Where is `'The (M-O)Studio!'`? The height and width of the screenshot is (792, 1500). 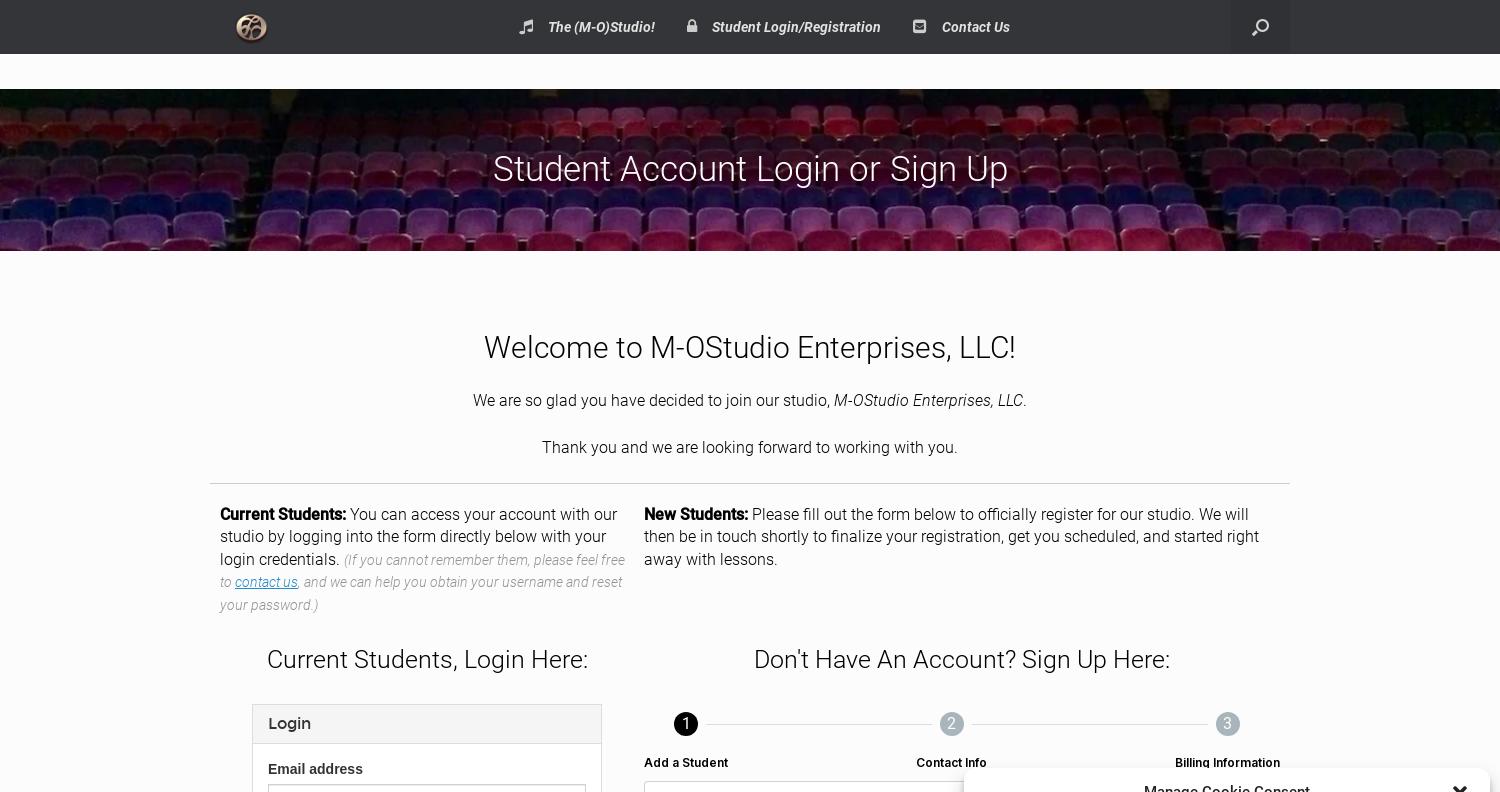
'The (M-O)Studio!' is located at coordinates (600, 26).